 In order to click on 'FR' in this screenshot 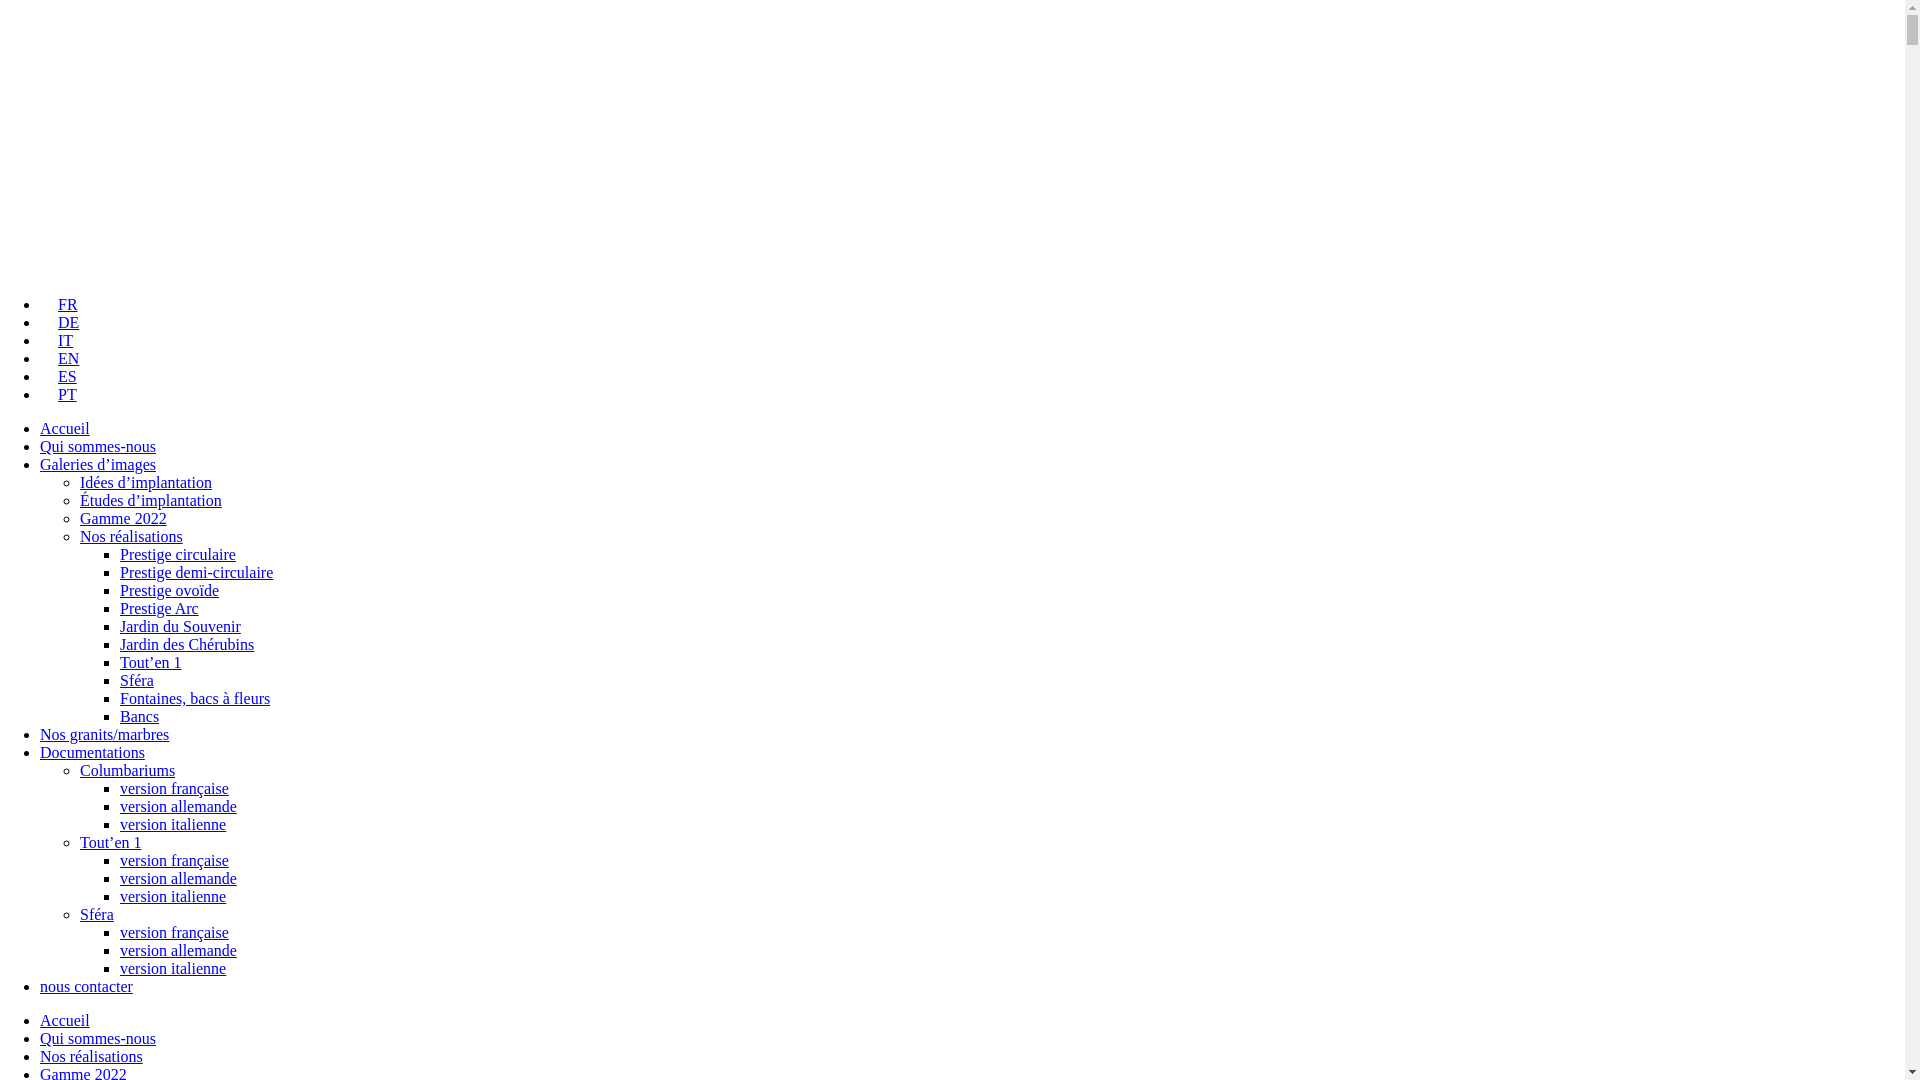, I will do `click(39, 304)`.